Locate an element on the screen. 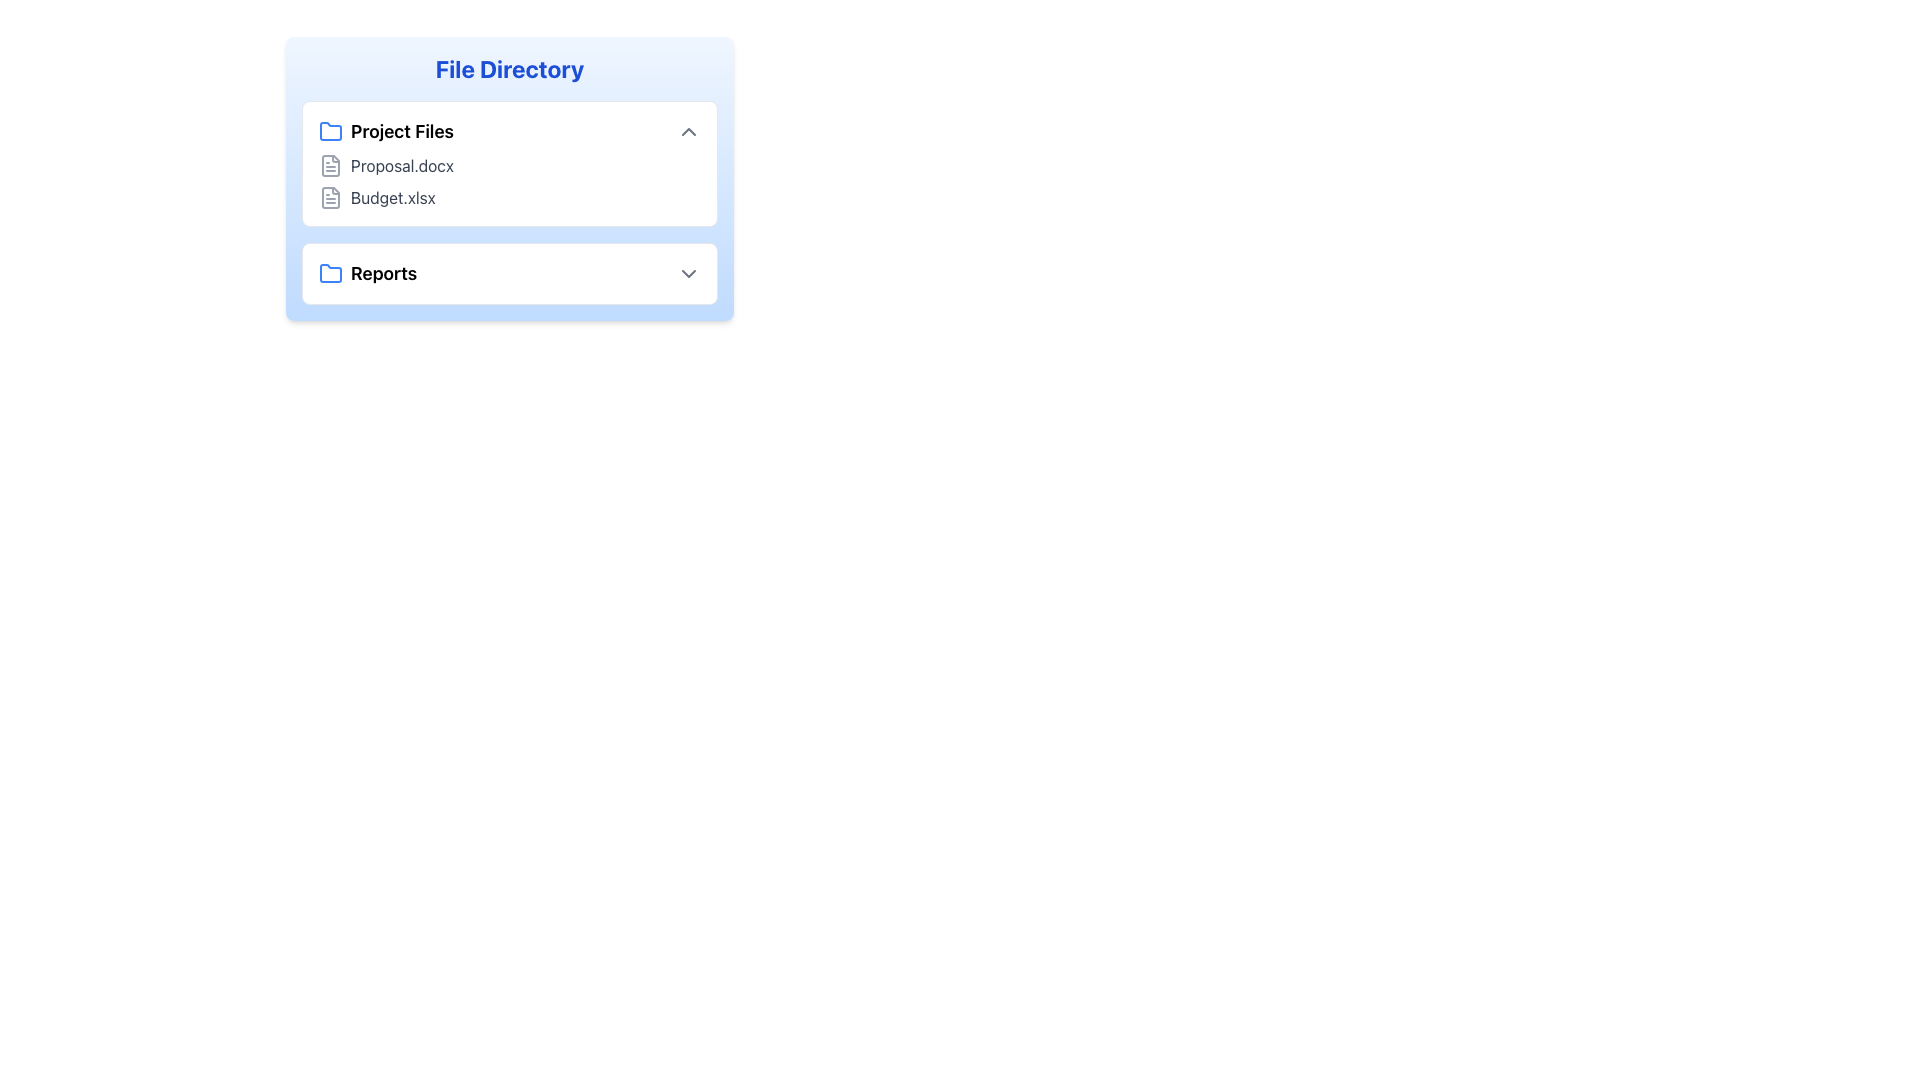  the folder icon representing 'Project Files' is located at coordinates (331, 131).